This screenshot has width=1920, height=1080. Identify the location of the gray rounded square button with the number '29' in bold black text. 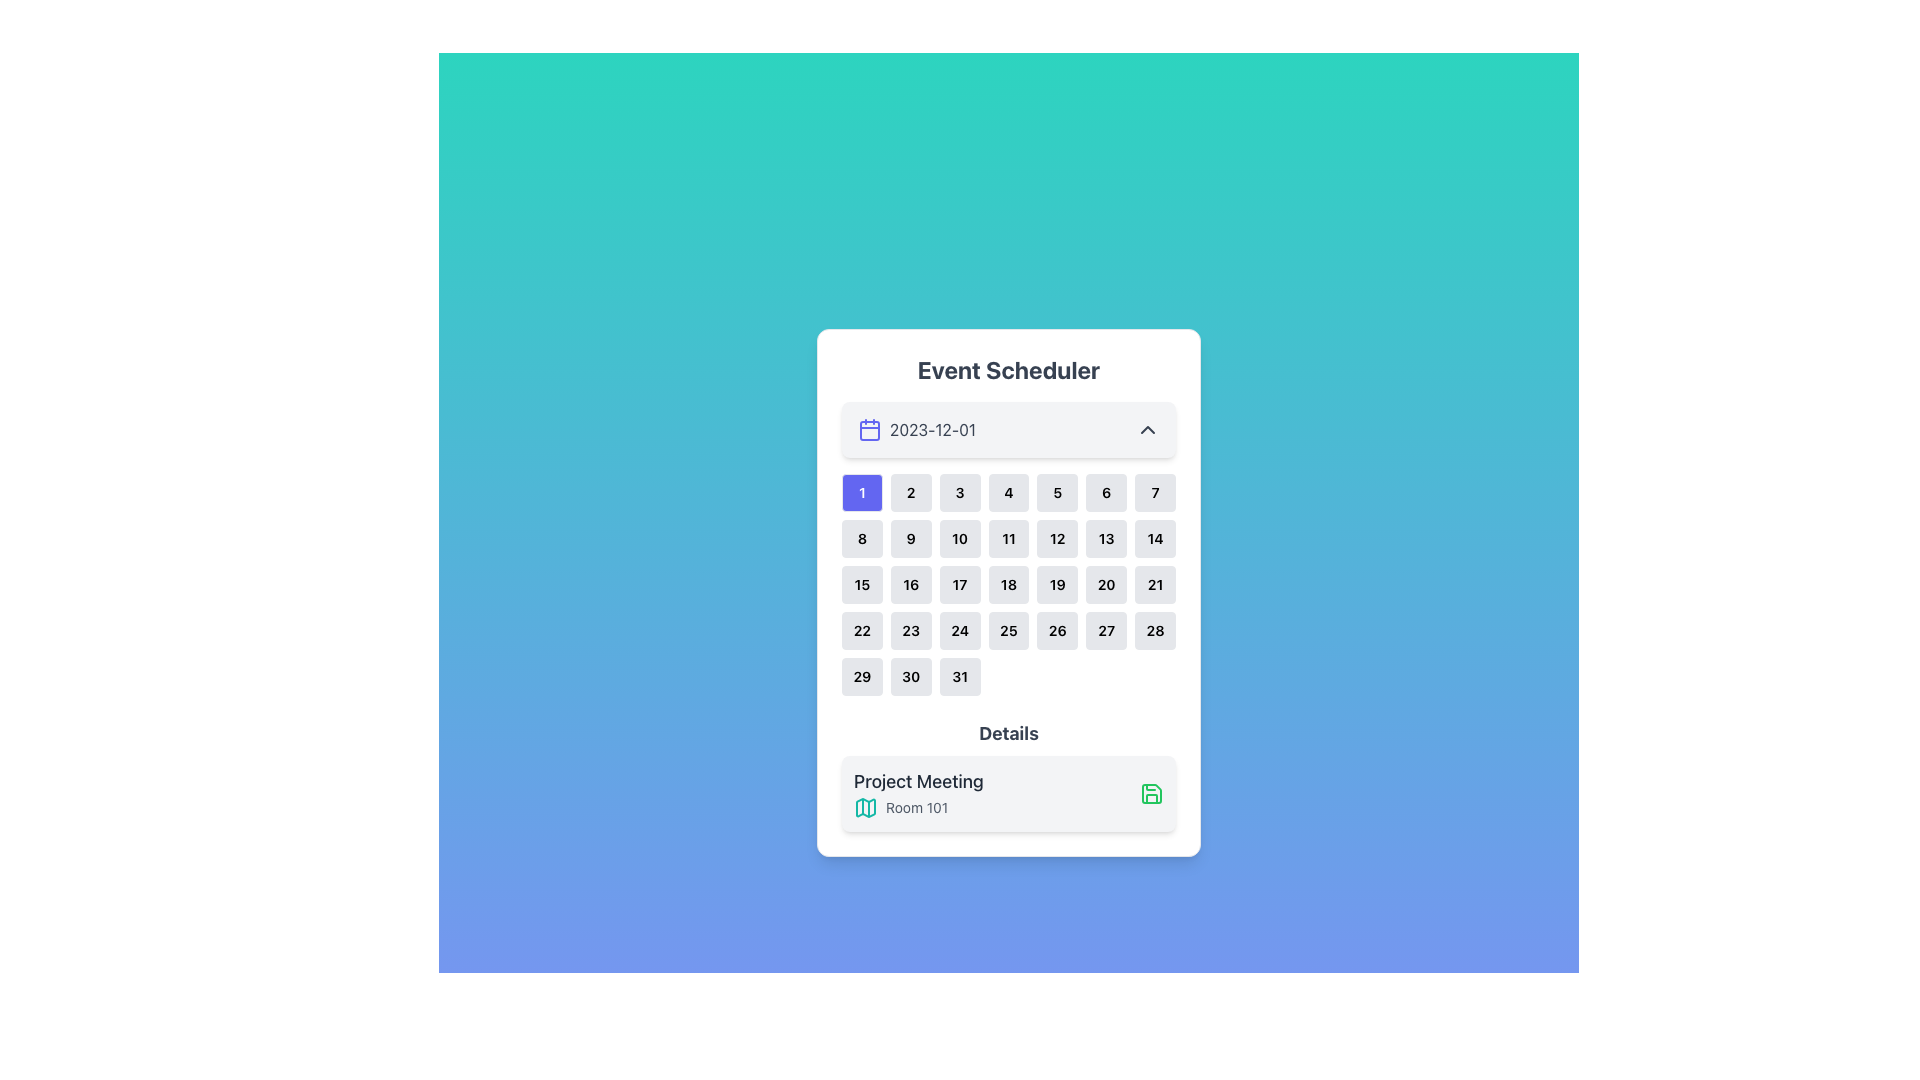
(862, 676).